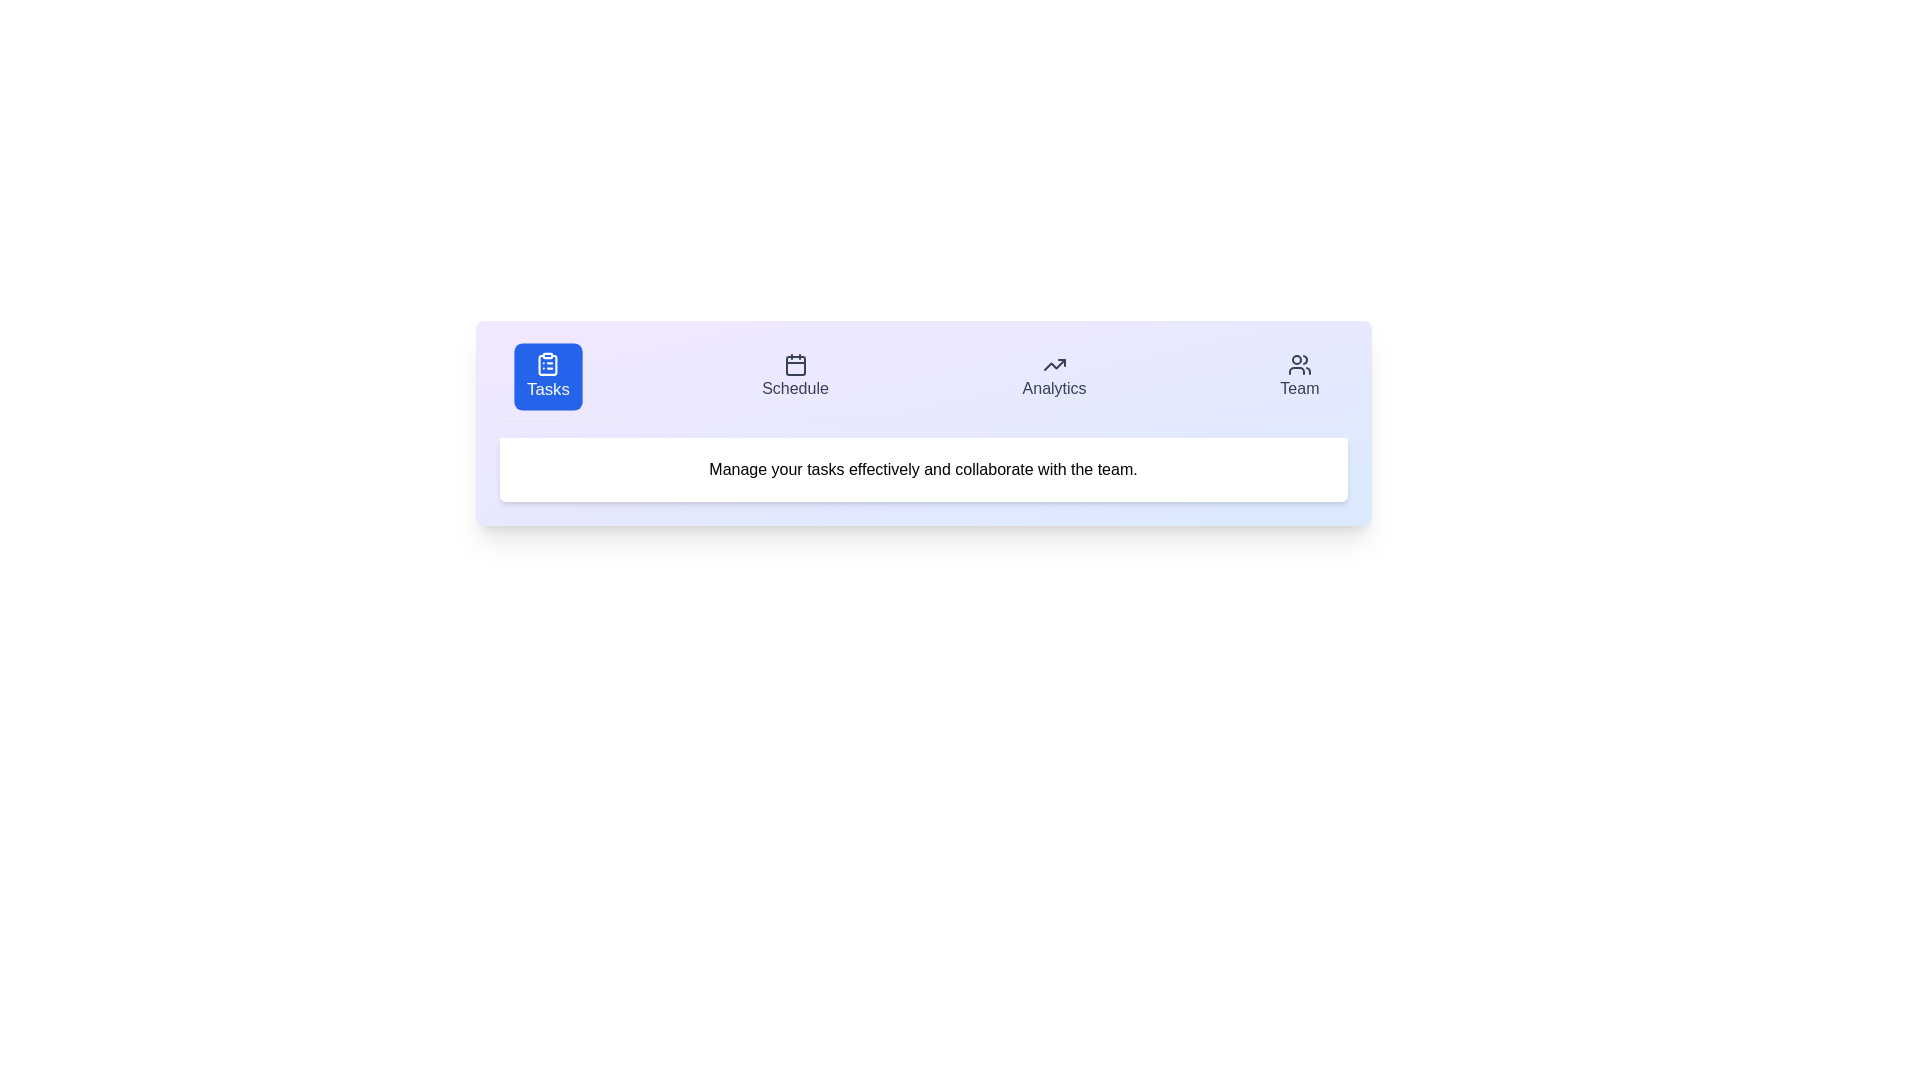 This screenshot has height=1080, width=1920. I want to click on the Schedule button to observe its visual change, so click(794, 377).